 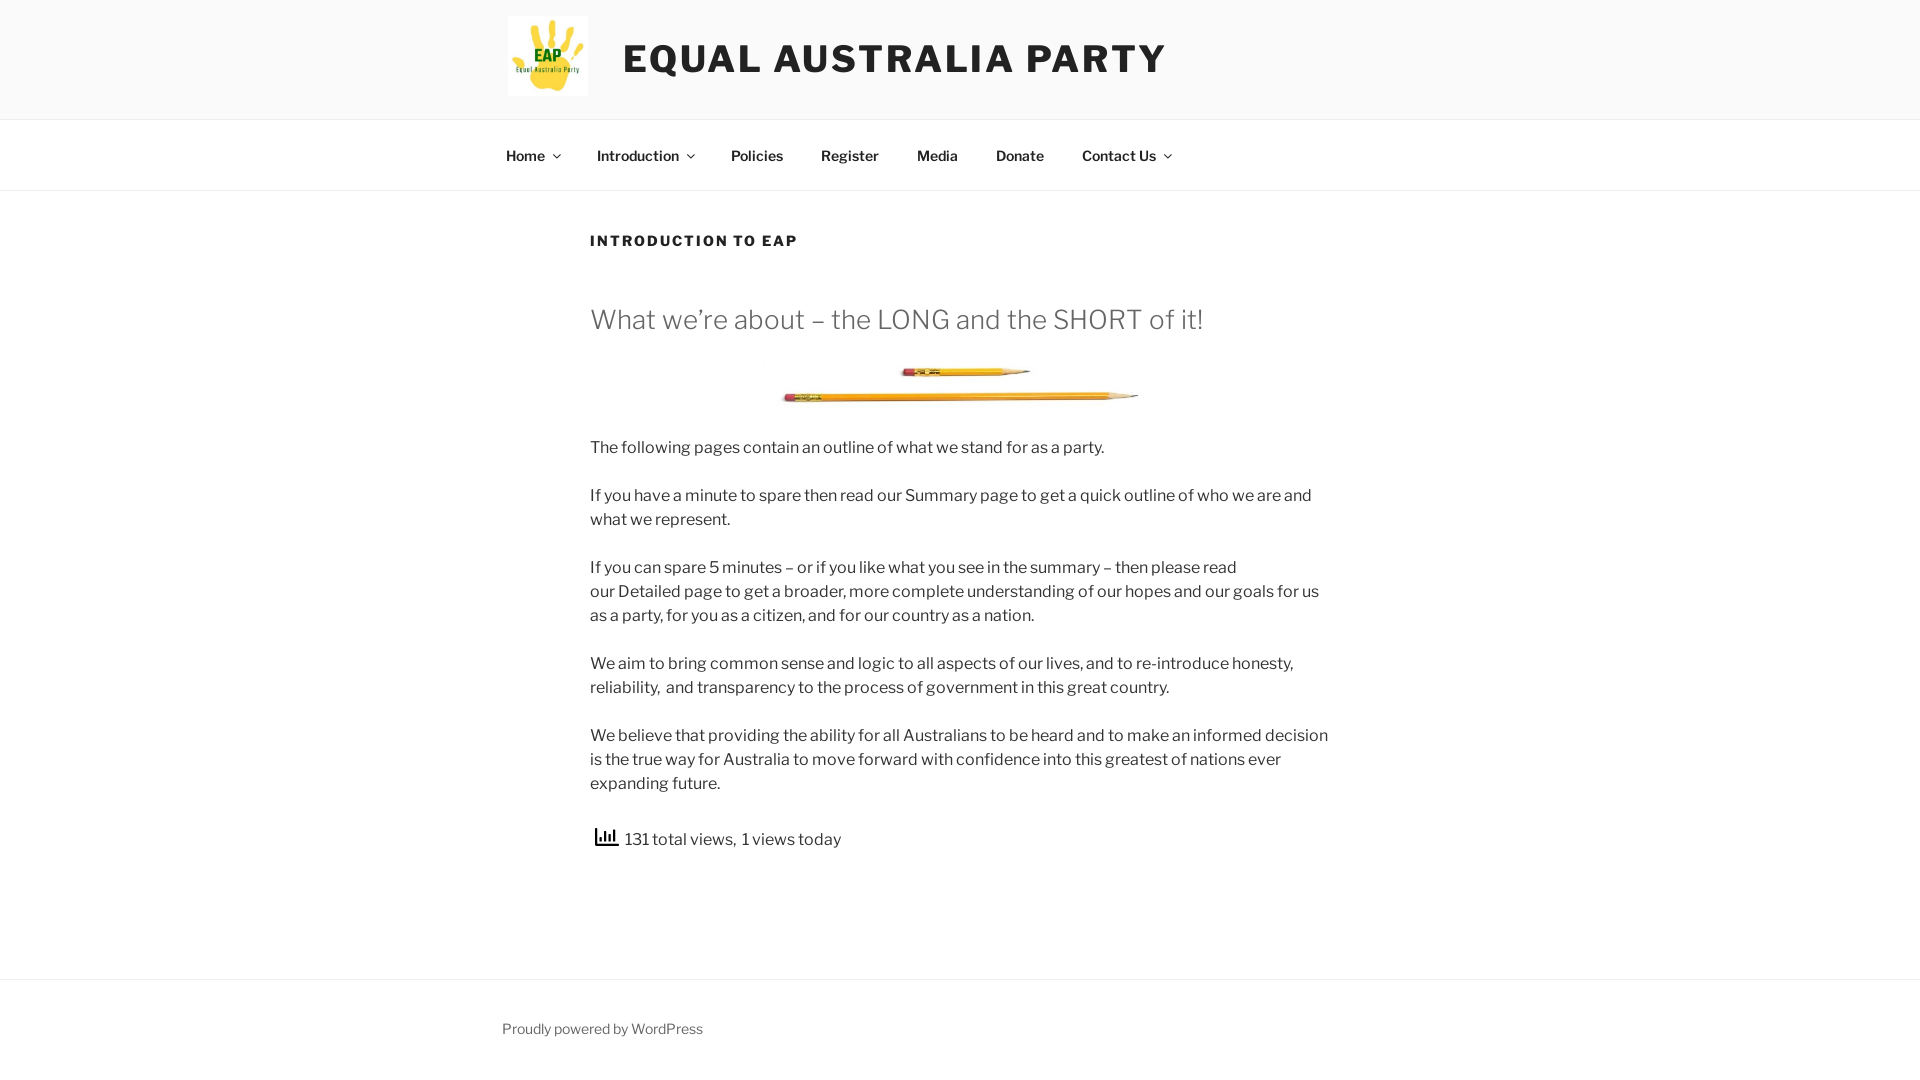 I want to click on 'Donate', so click(x=978, y=153).